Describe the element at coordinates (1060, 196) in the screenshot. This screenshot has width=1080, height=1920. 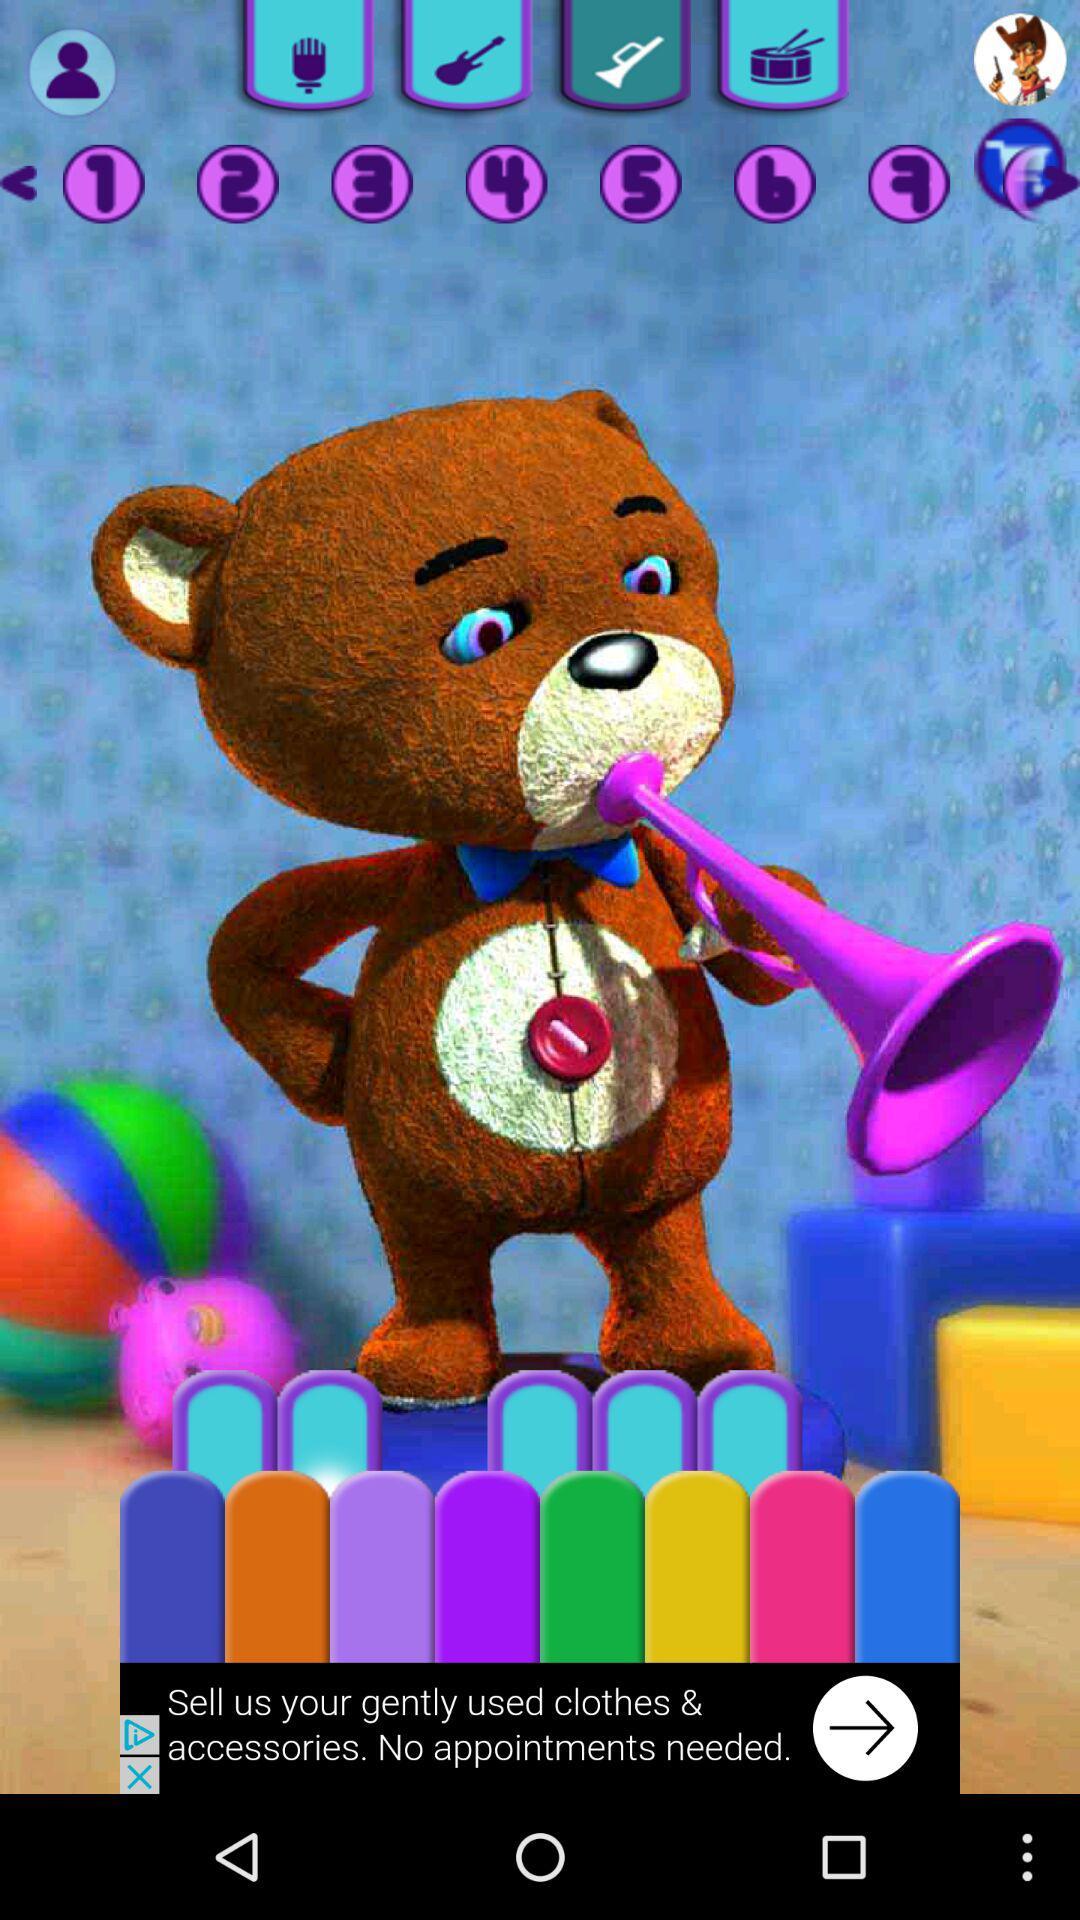
I see `the star icon` at that location.